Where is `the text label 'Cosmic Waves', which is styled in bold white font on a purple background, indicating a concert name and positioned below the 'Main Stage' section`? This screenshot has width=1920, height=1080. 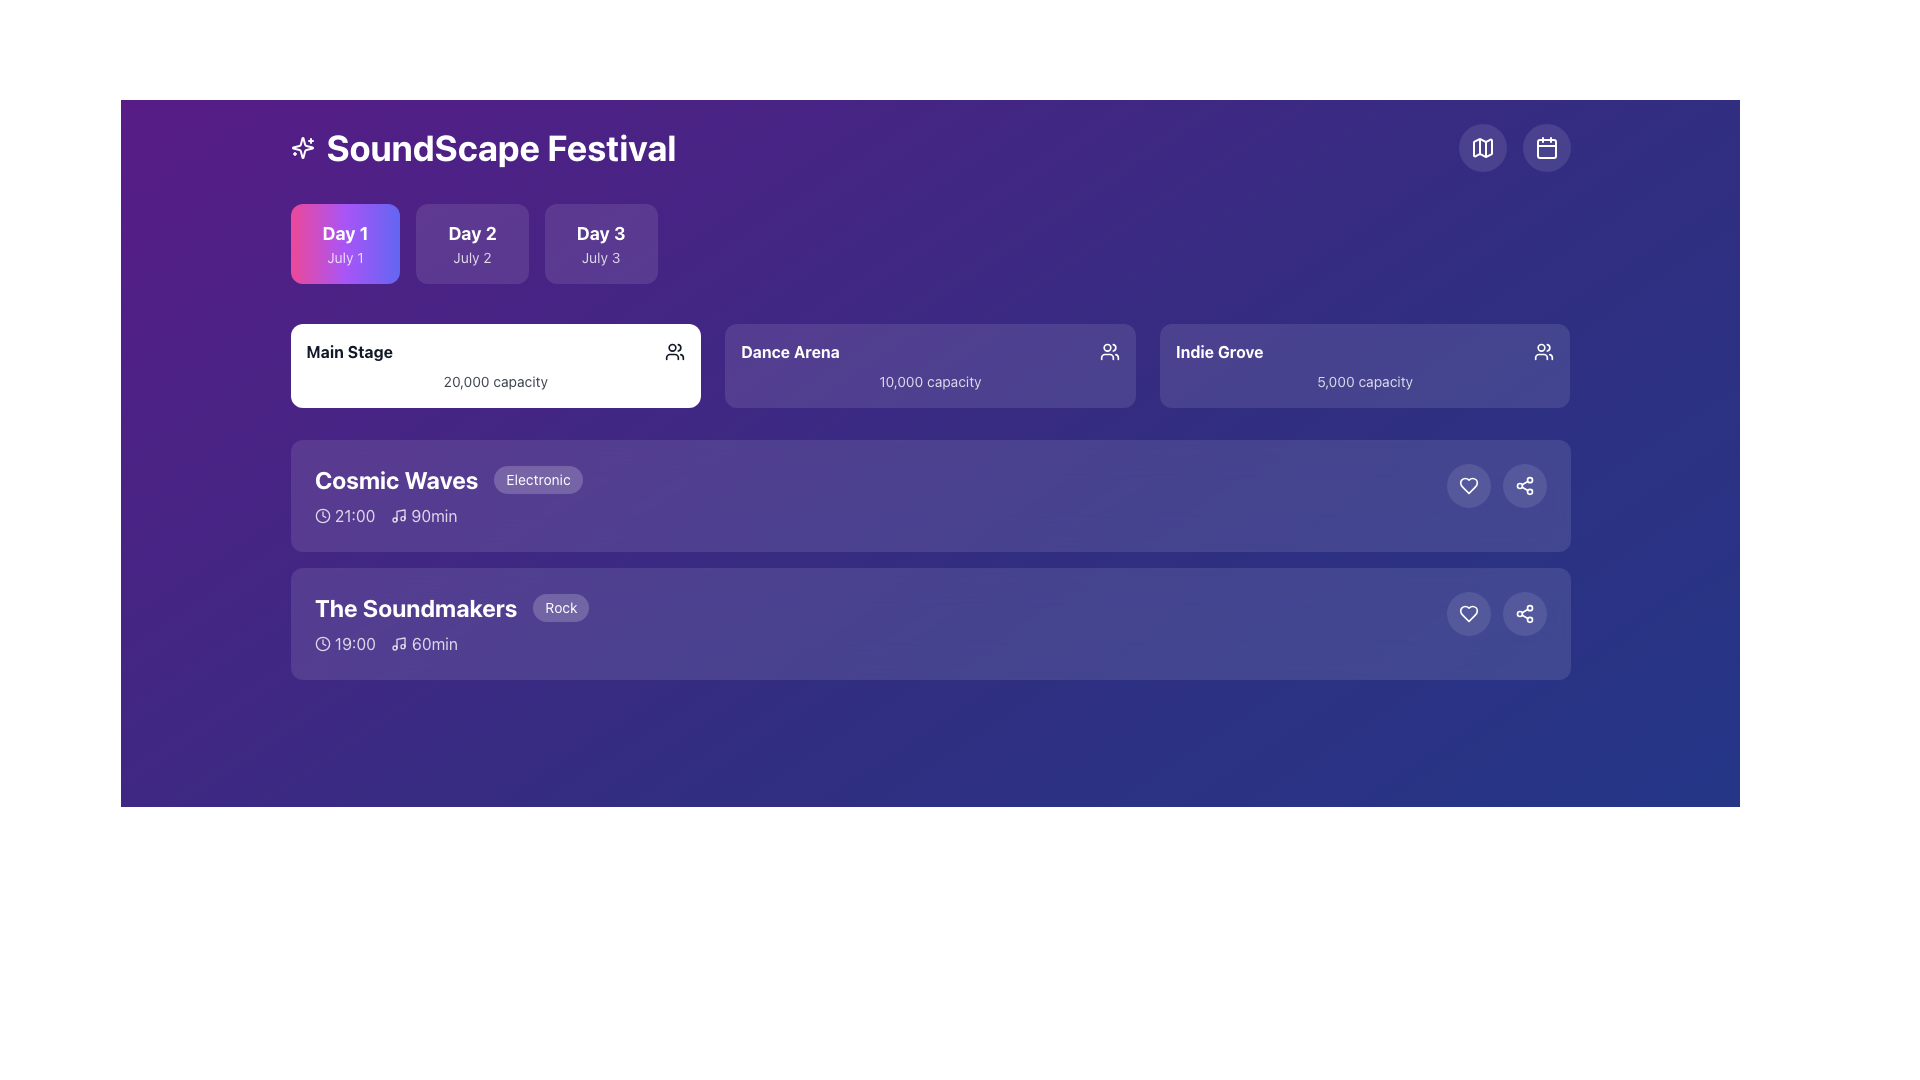 the text label 'Cosmic Waves', which is styled in bold white font on a purple background, indicating a concert name and positioned below the 'Main Stage' section is located at coordinates (396, 479).